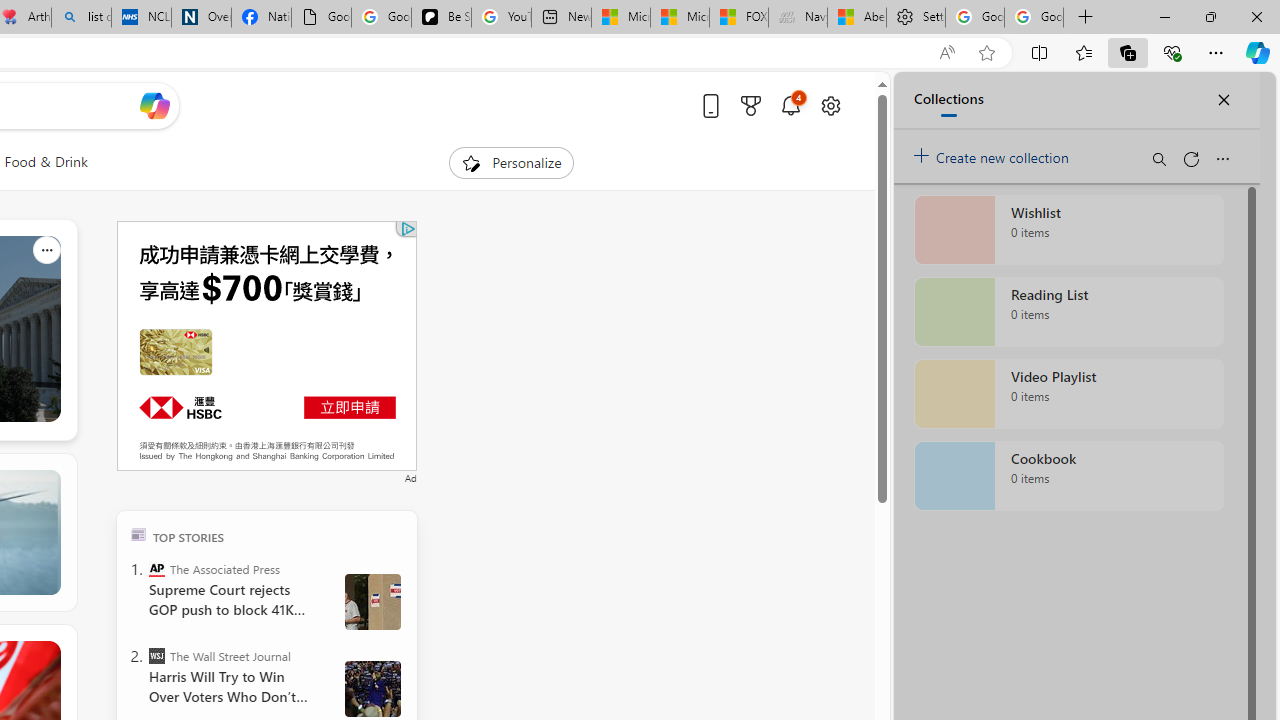 The image size is (1280, 720). I want to click on 'Google Analytics Opt-out Browser Add-on Download Page', so click(321, 17).